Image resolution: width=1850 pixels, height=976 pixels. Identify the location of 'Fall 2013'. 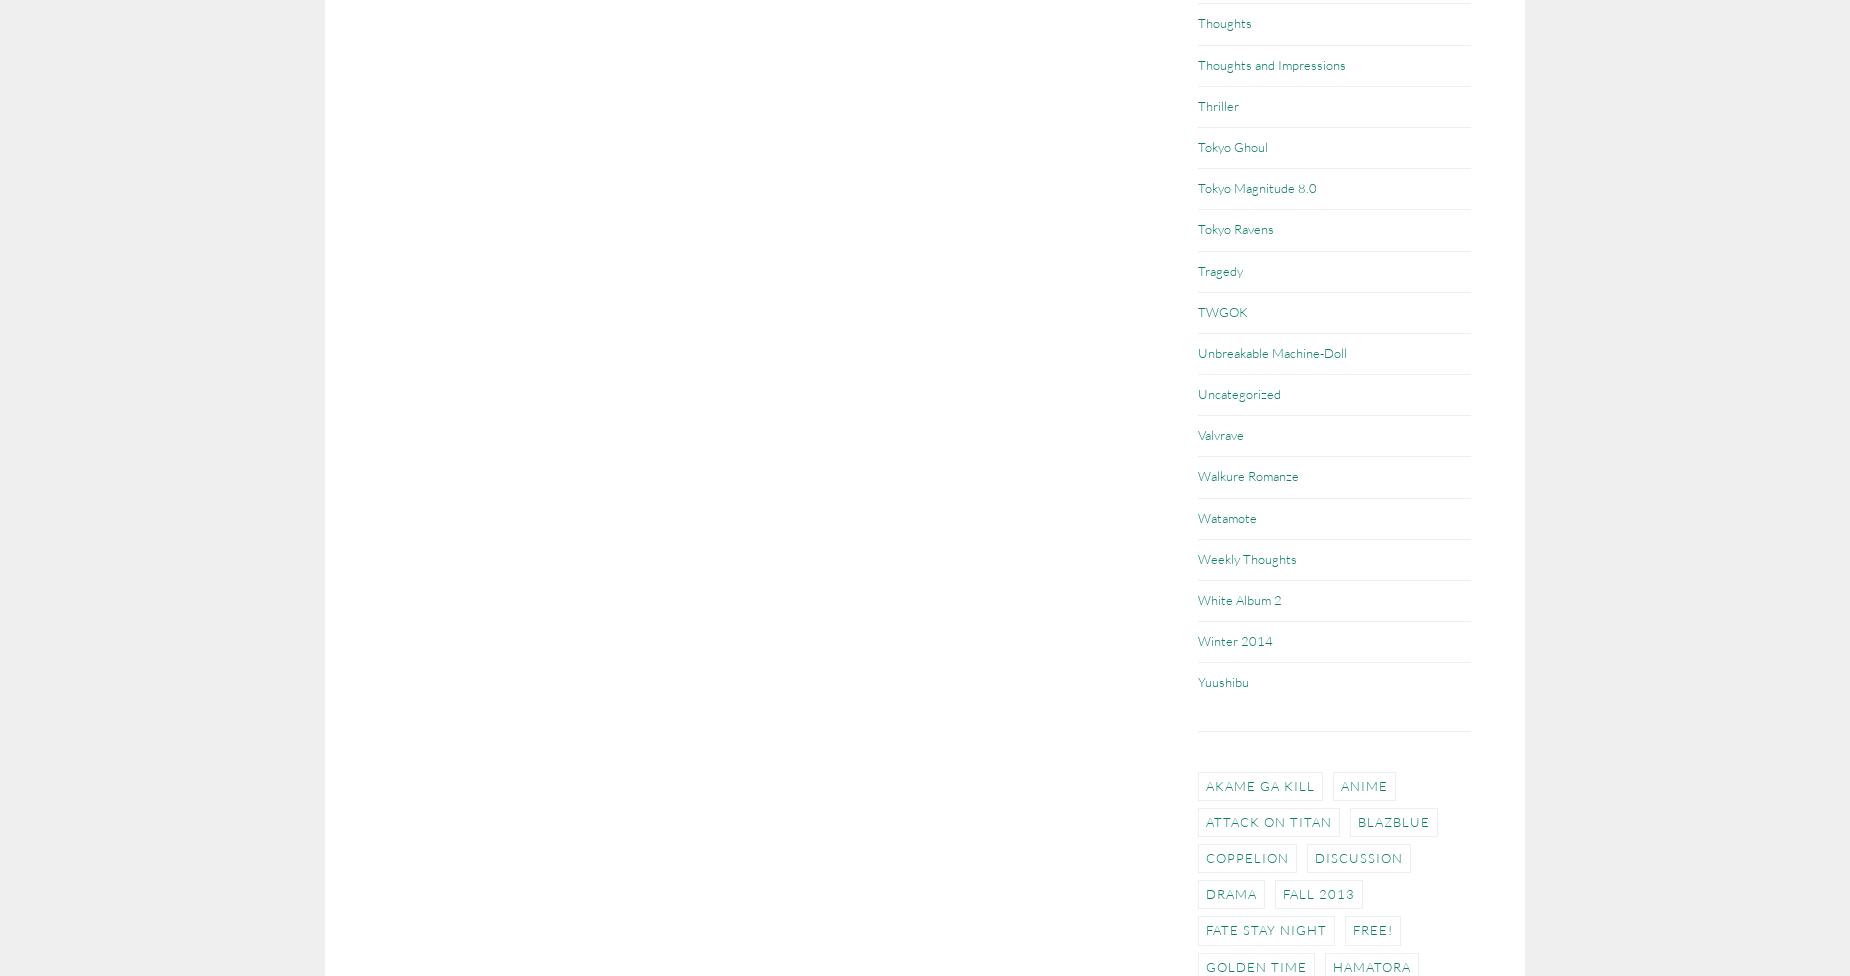
(1318, 893).